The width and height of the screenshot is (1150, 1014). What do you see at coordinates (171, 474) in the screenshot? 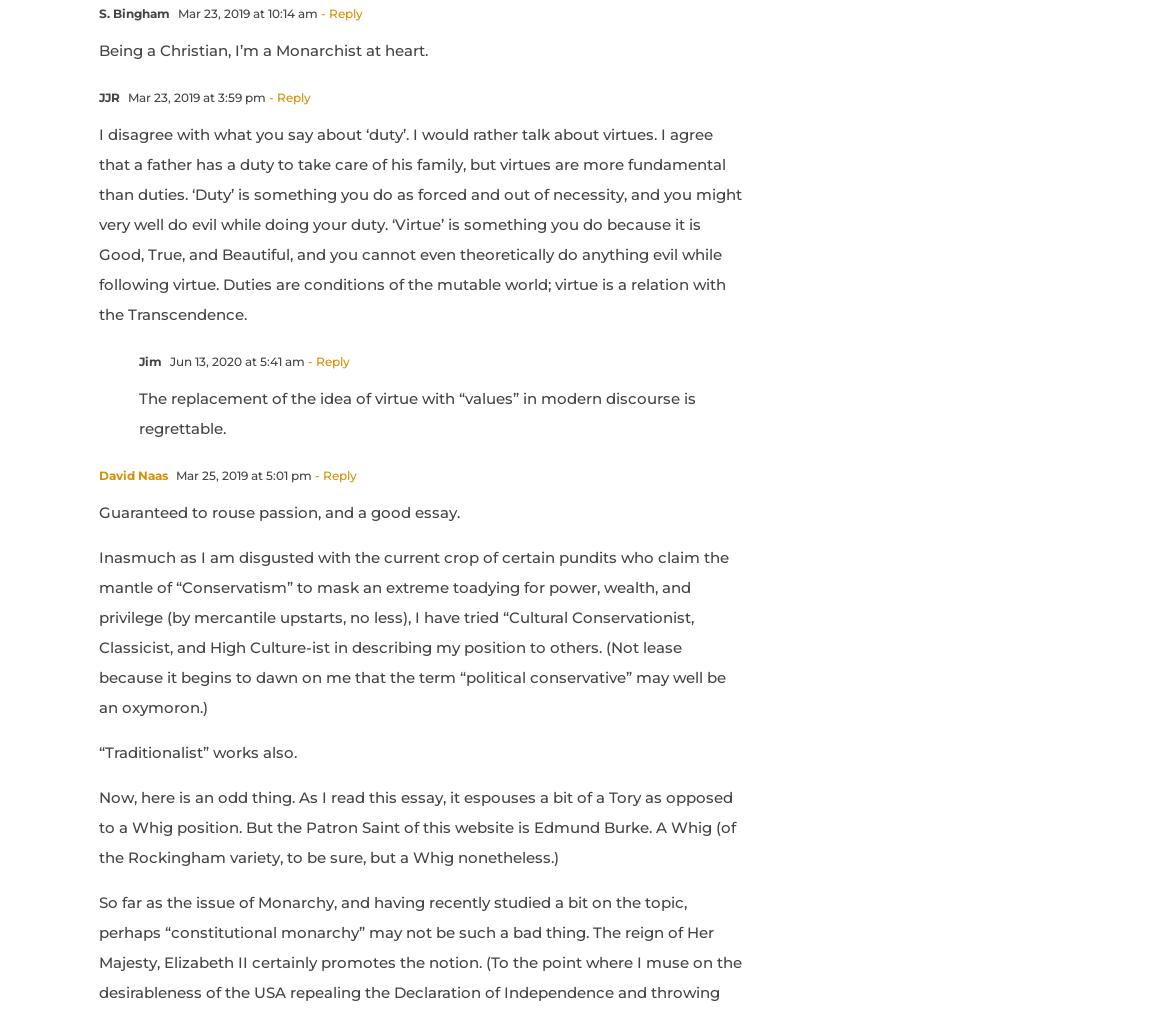
I see `'Mar 25, 2019 at 5:01 pm'` at bounding box center [171, 474].